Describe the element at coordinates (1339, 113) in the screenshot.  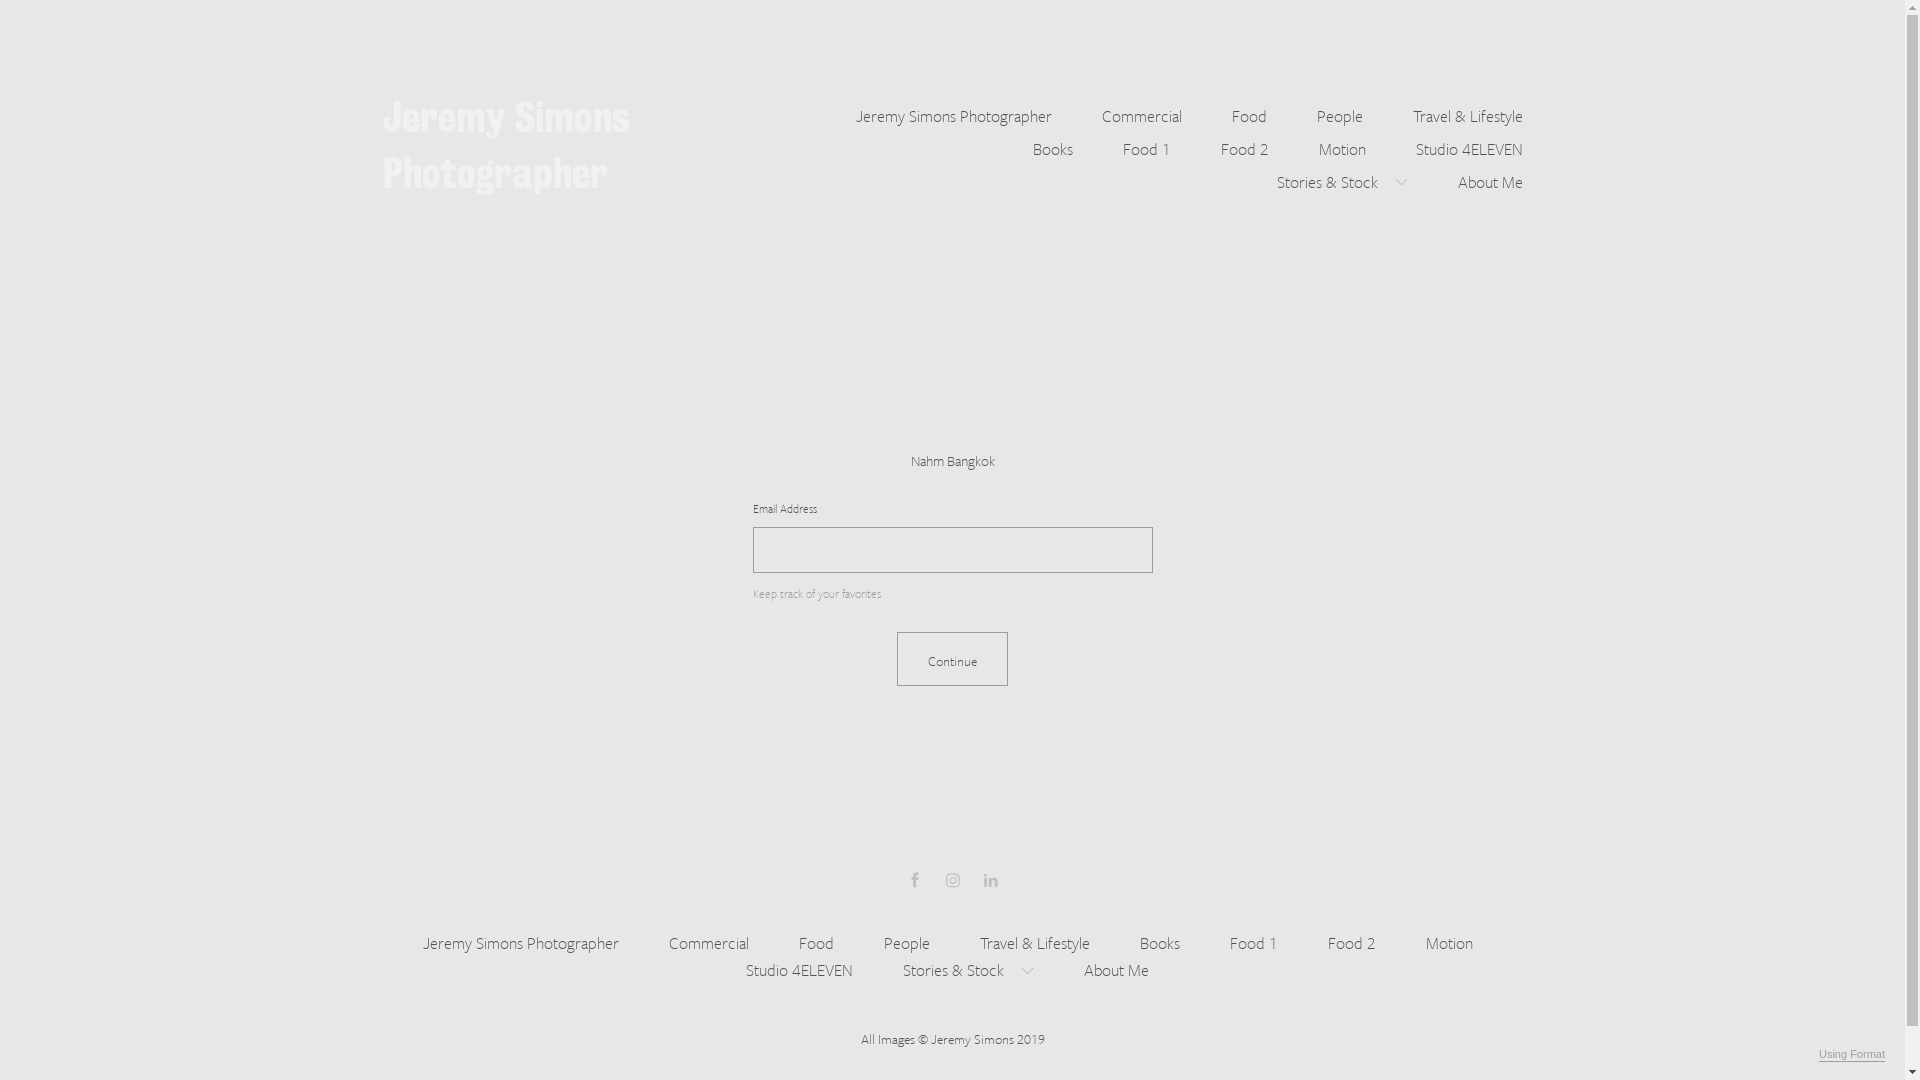
I see `'People'` at that location.